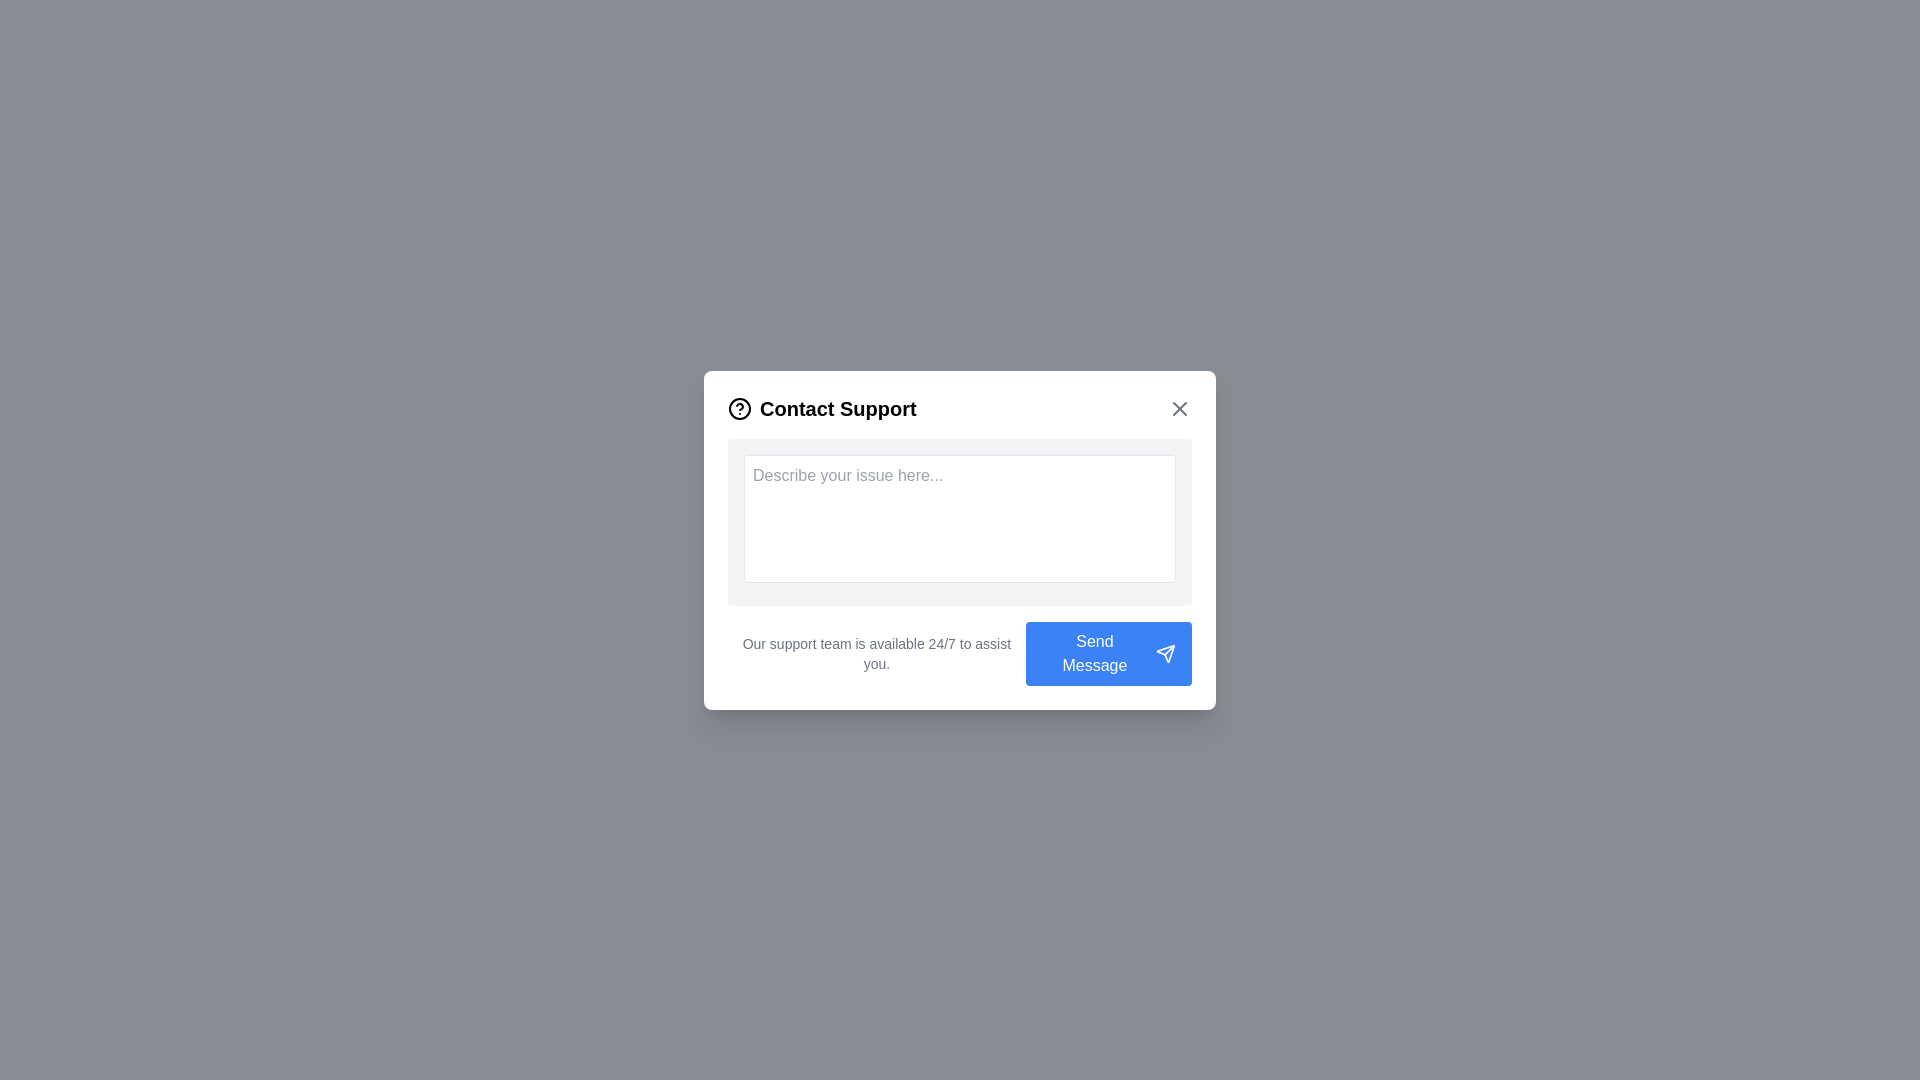 This screenshot has height=1080, width=1920. What do you see at coordinates (738, 407) in the screenshot?
I see `the decorative SVG Circle Element located at the center of the support contact modal` at bounding box center [738, 407].